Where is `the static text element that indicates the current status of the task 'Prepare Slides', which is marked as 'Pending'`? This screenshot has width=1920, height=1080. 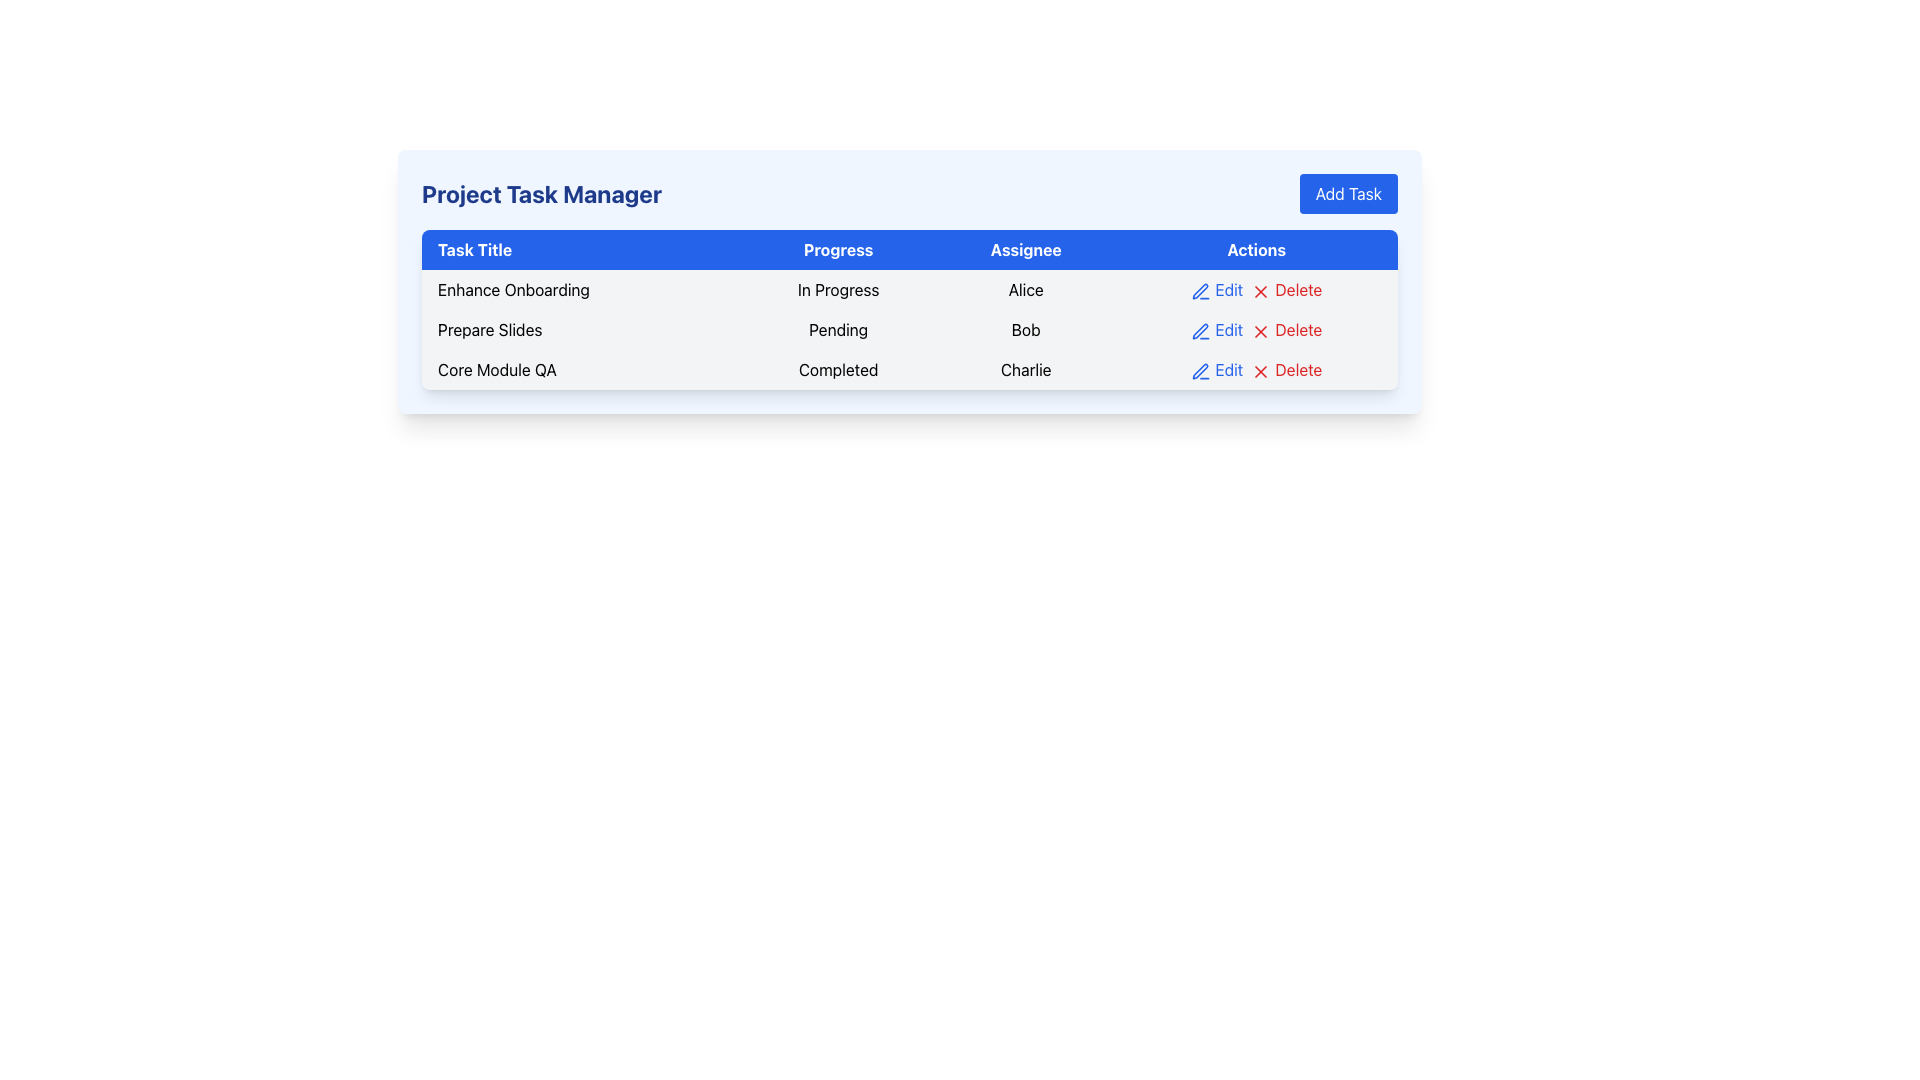
the static text element that indicates the current status of the task 'Prepare Slides', which is marked as 'Pending' is located at coordinates (838, 329).